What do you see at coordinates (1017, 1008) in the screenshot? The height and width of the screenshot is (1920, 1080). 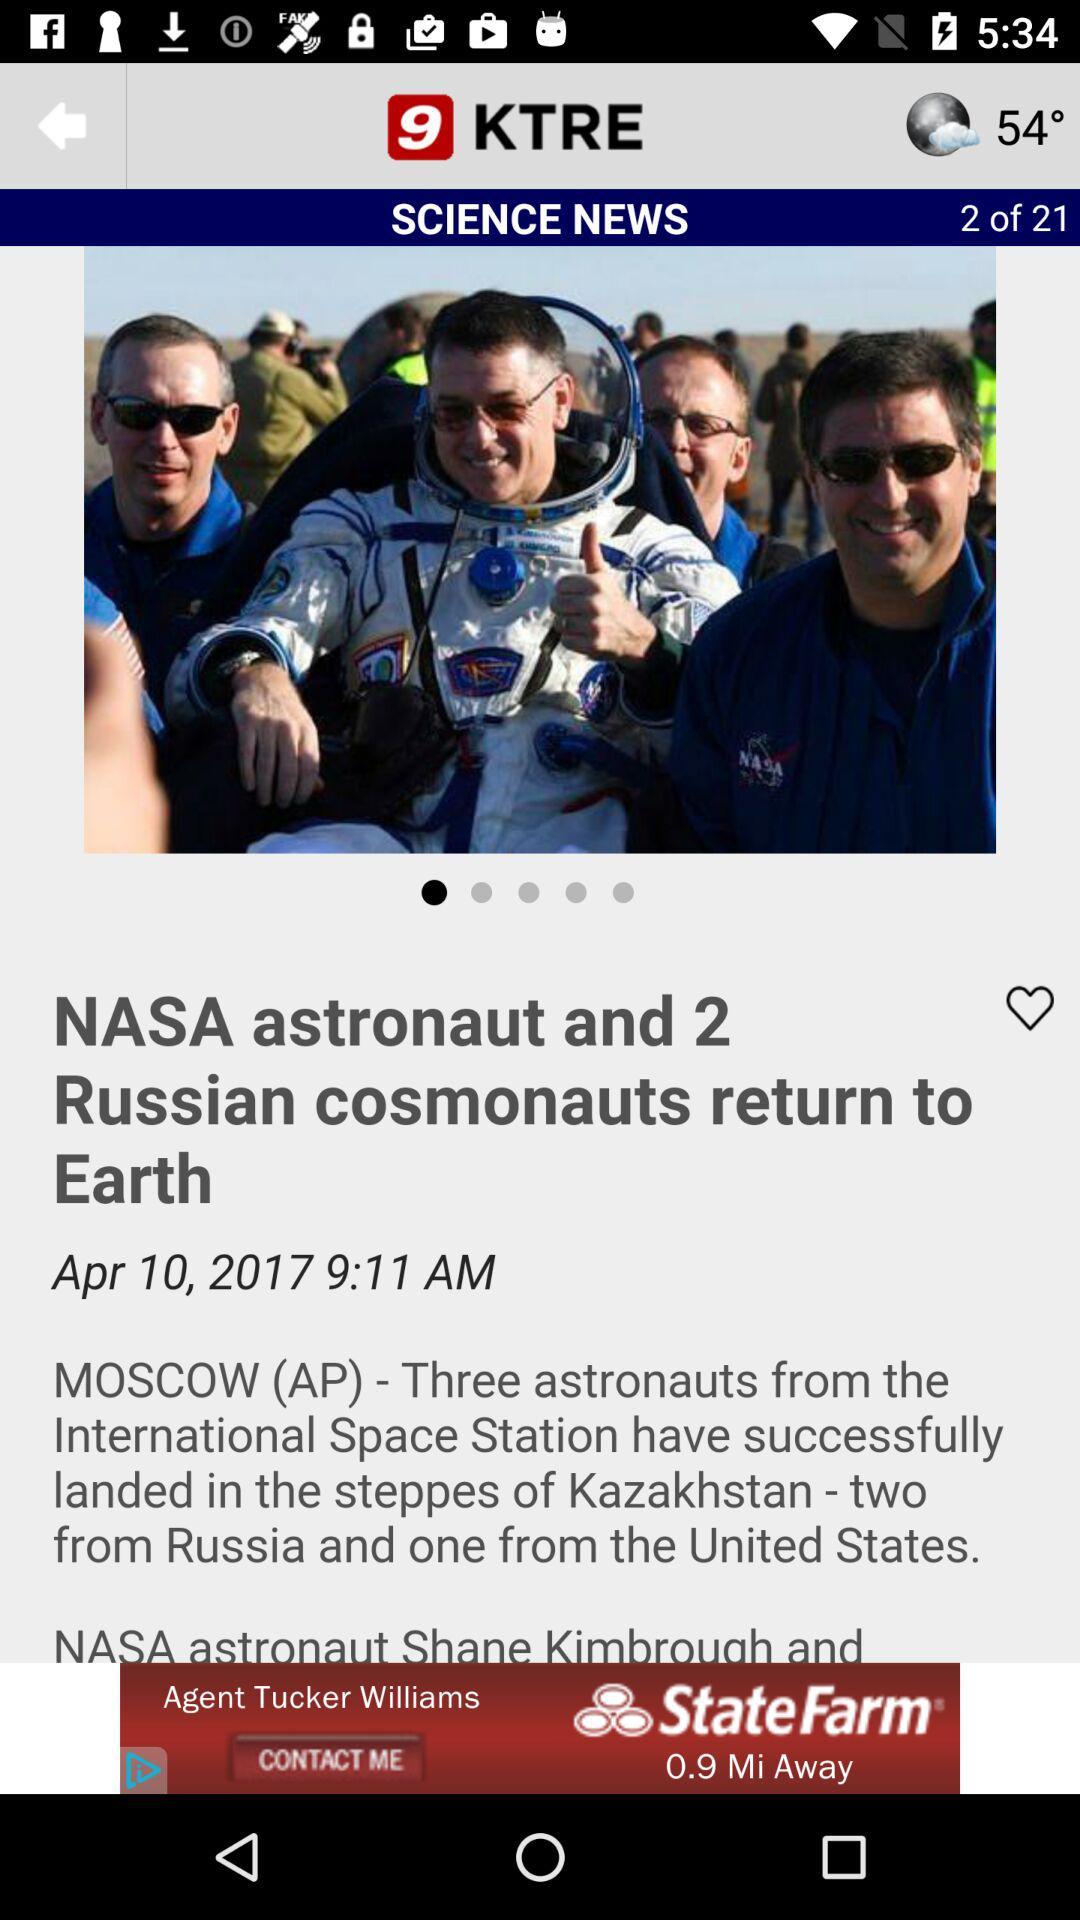 I see `to favourites` at bounding box center [1017, 1008].